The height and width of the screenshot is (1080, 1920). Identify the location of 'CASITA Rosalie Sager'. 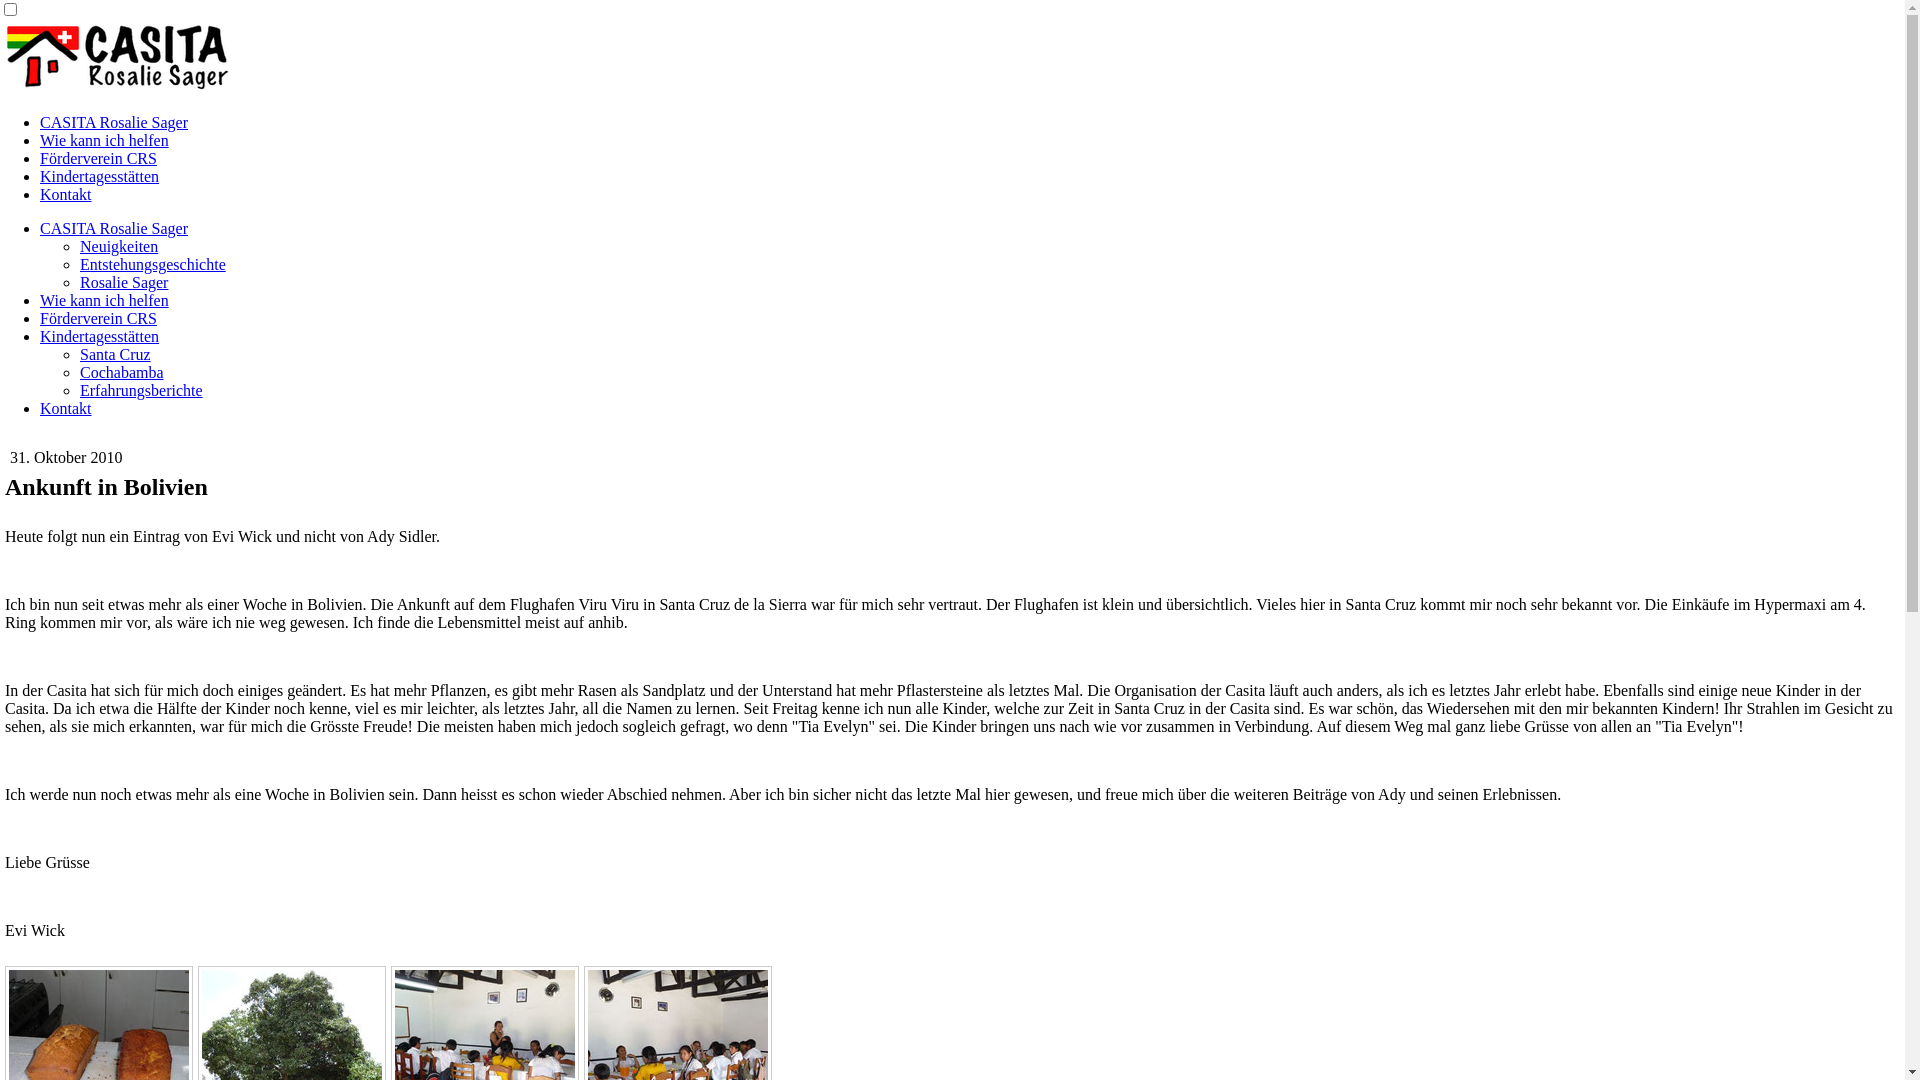
(113, 122).